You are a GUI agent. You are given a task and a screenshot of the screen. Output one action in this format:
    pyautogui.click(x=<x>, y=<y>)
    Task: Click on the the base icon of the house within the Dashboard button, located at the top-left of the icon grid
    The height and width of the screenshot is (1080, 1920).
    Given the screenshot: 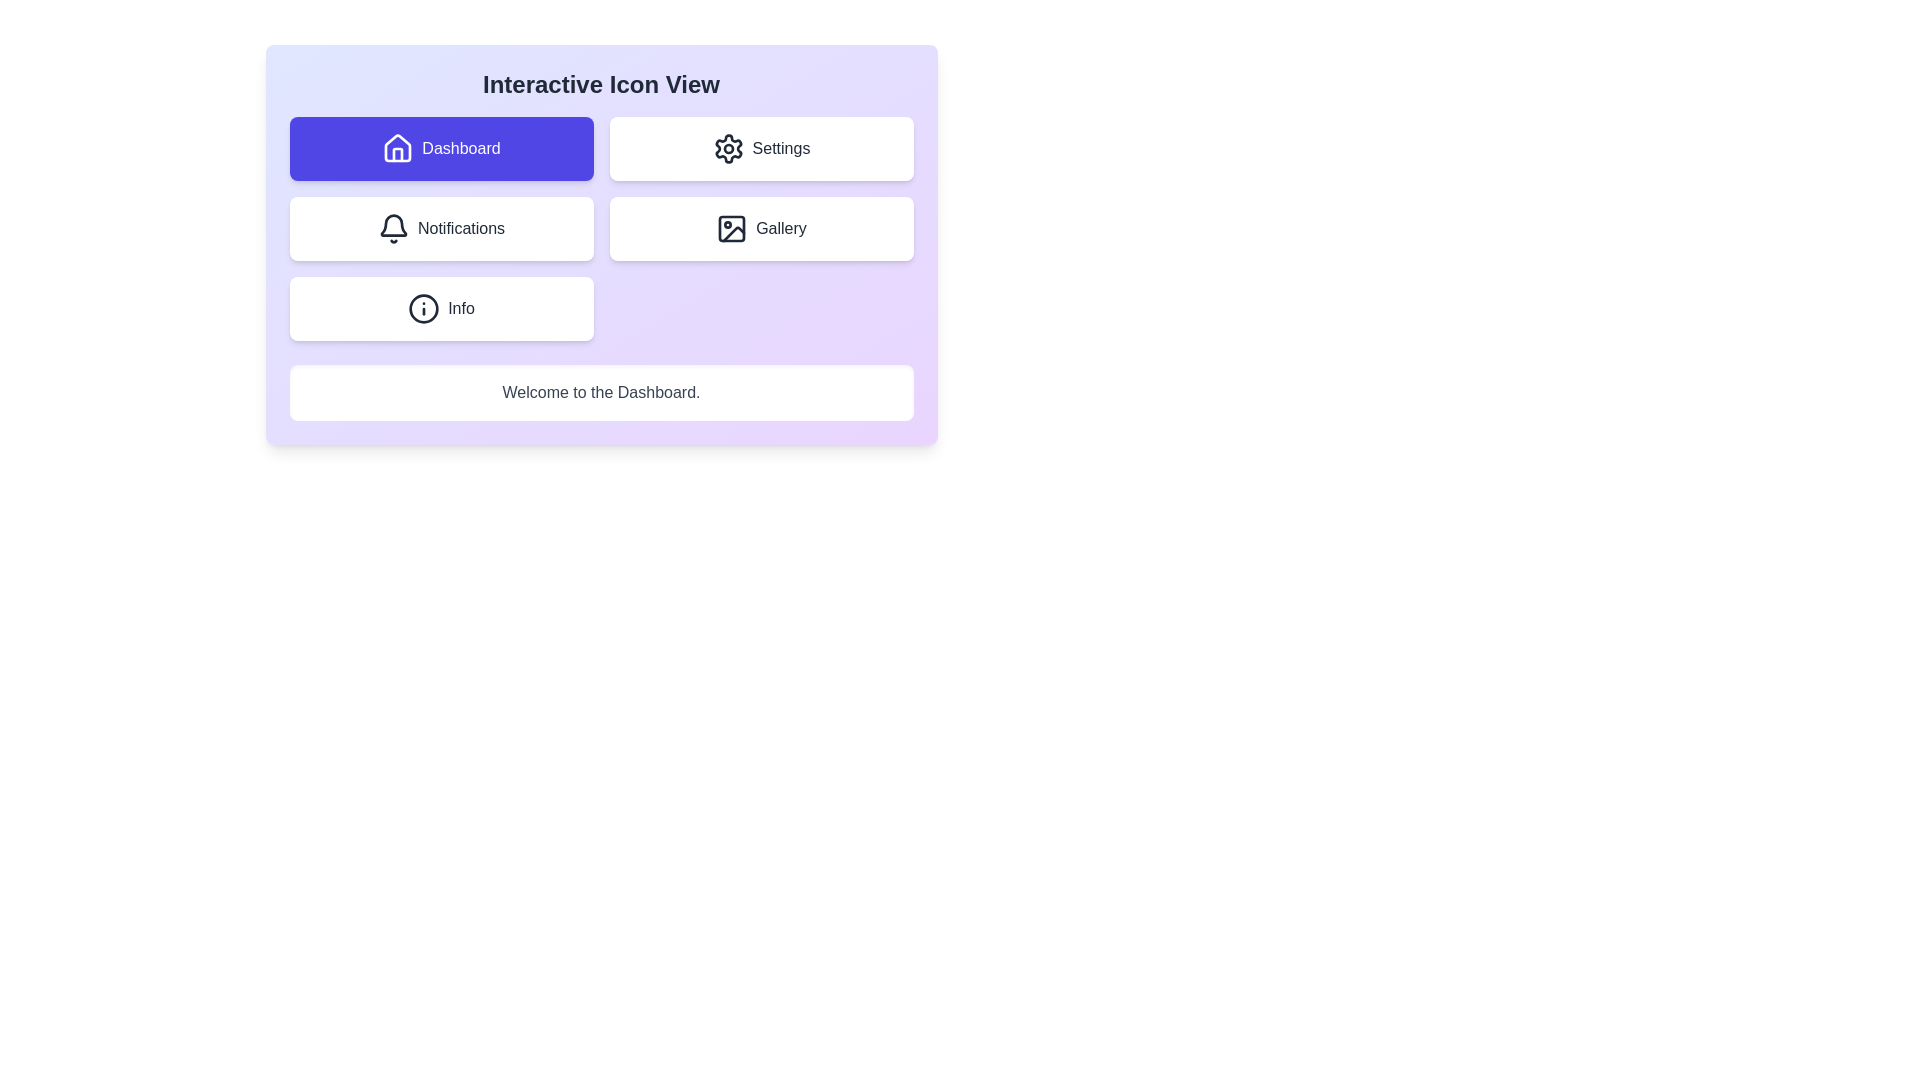 What is the action you would take?
    pyautogui.click(x=398, y=153)
    